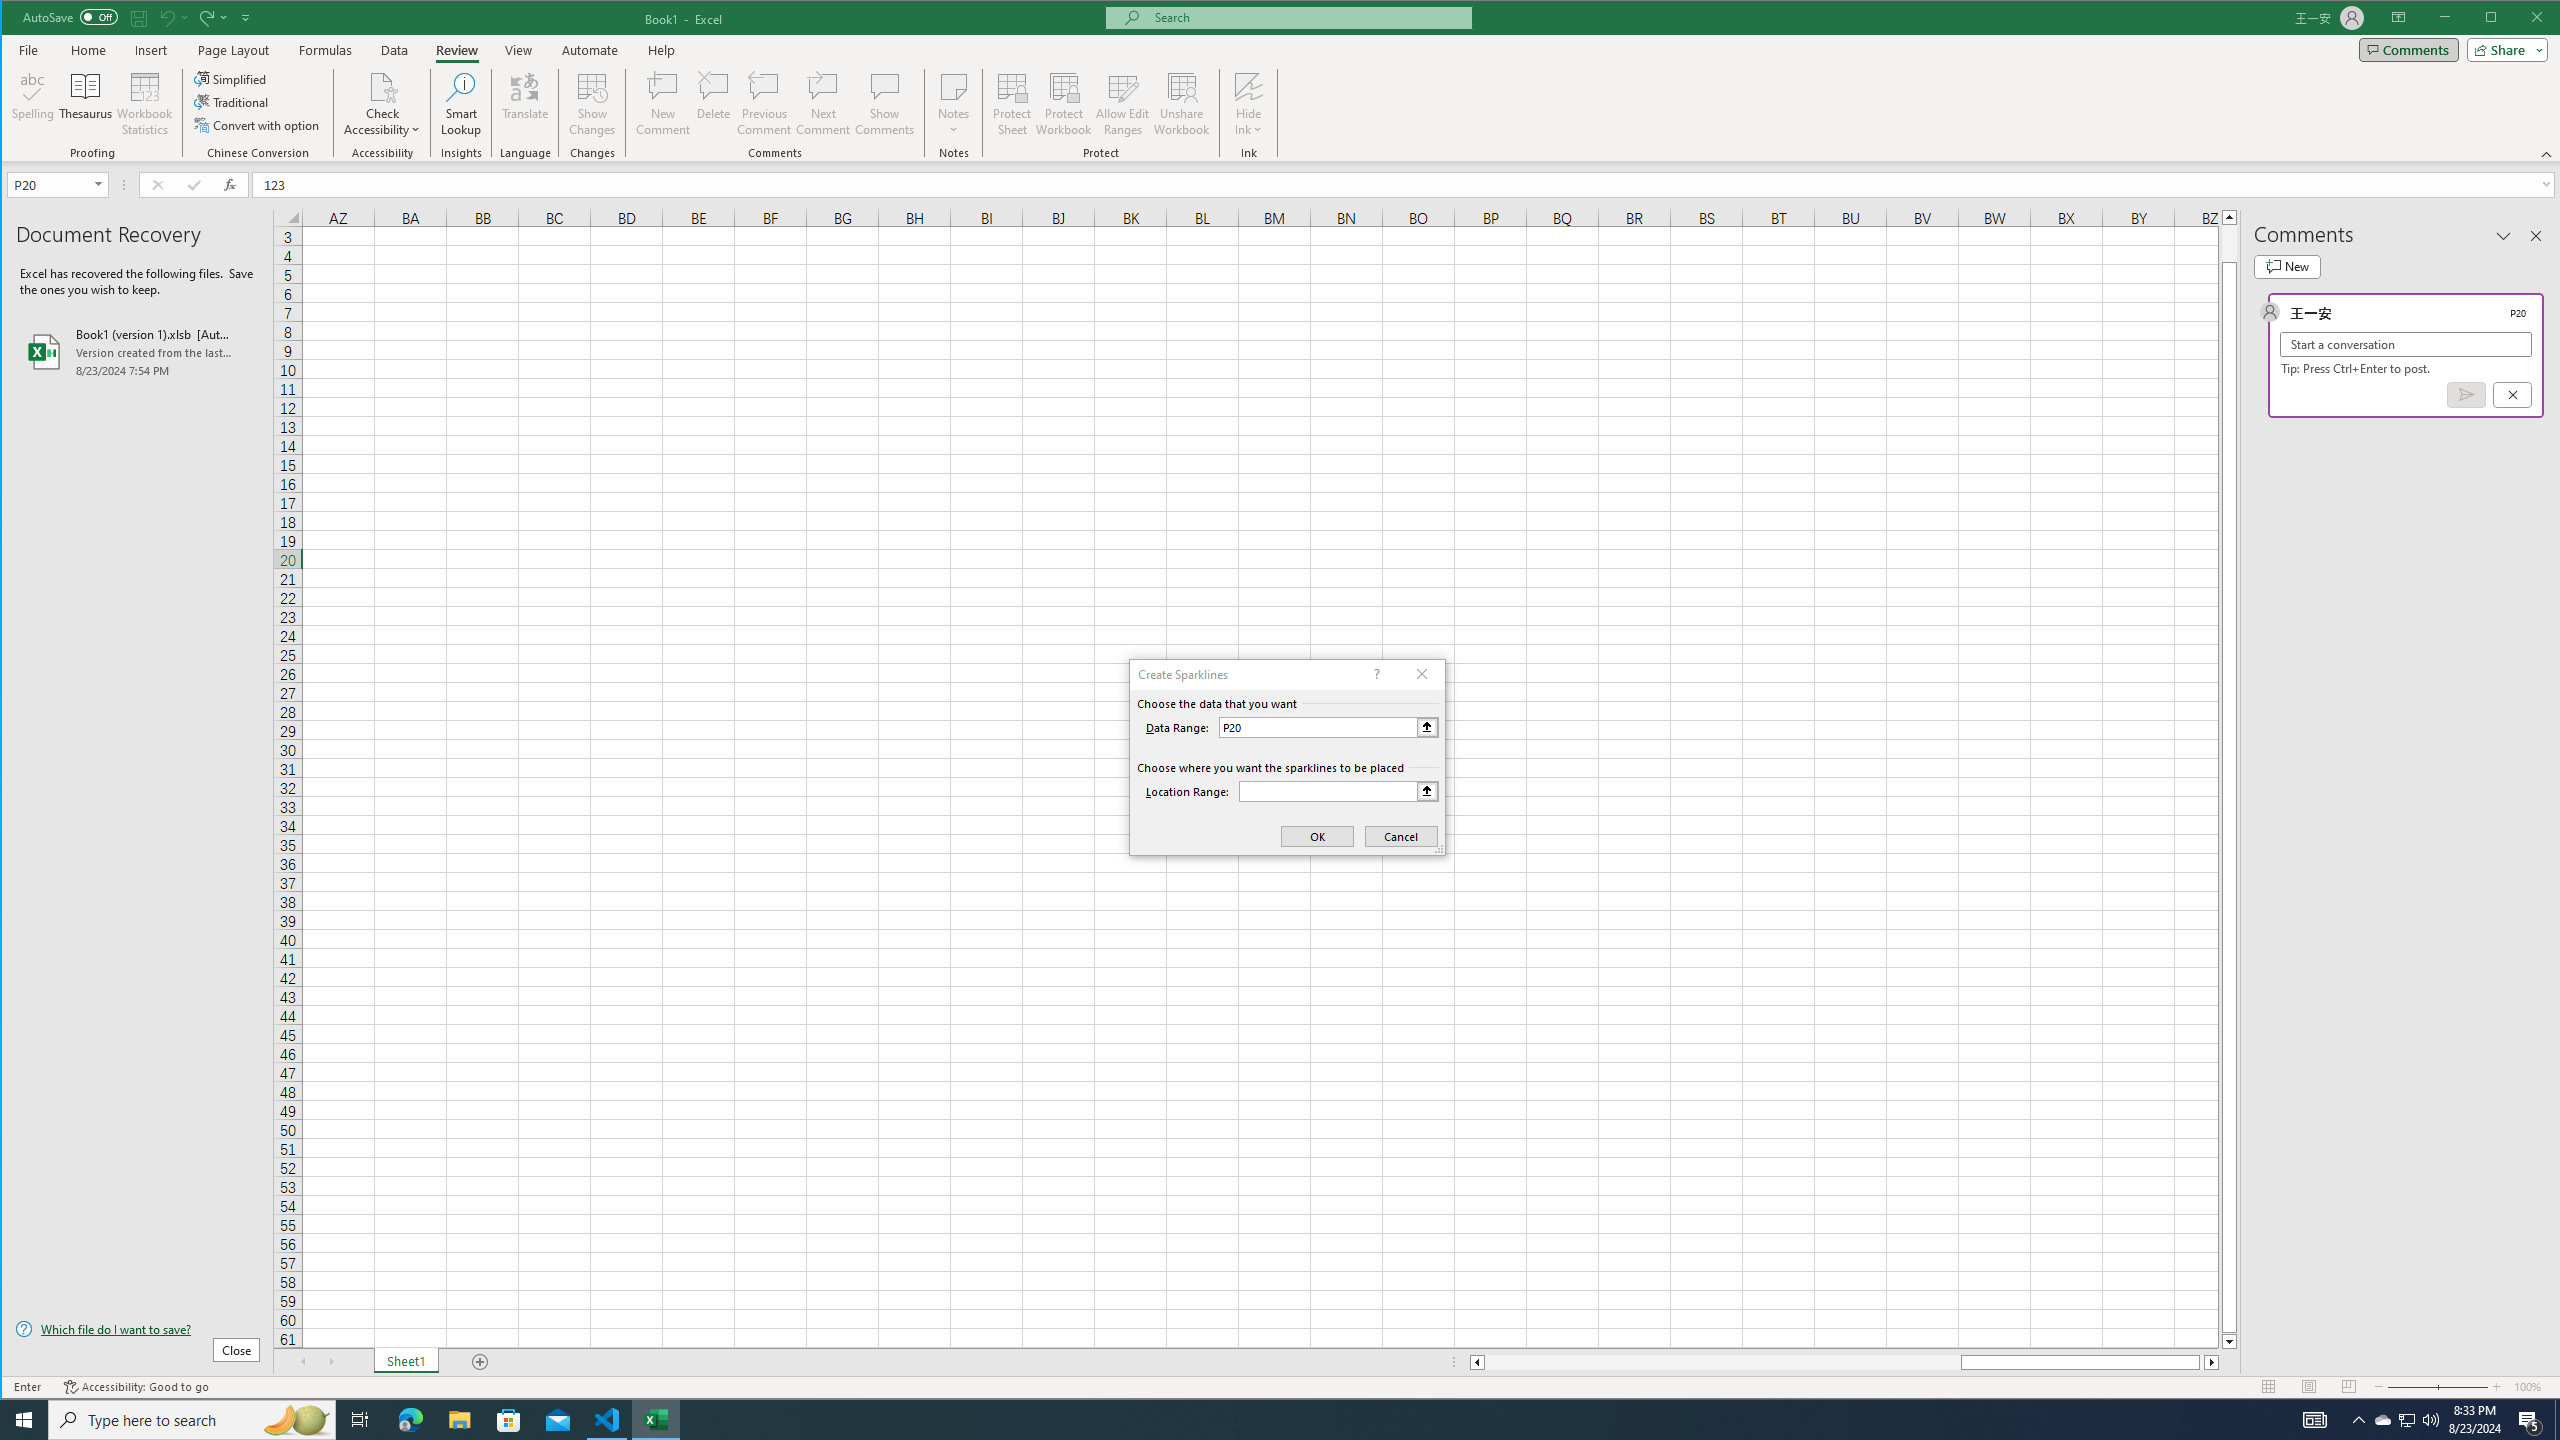  Describe the element at coordinates (1063, 103) in the screenshot. I see `'Protect Workbook...'` at that location.